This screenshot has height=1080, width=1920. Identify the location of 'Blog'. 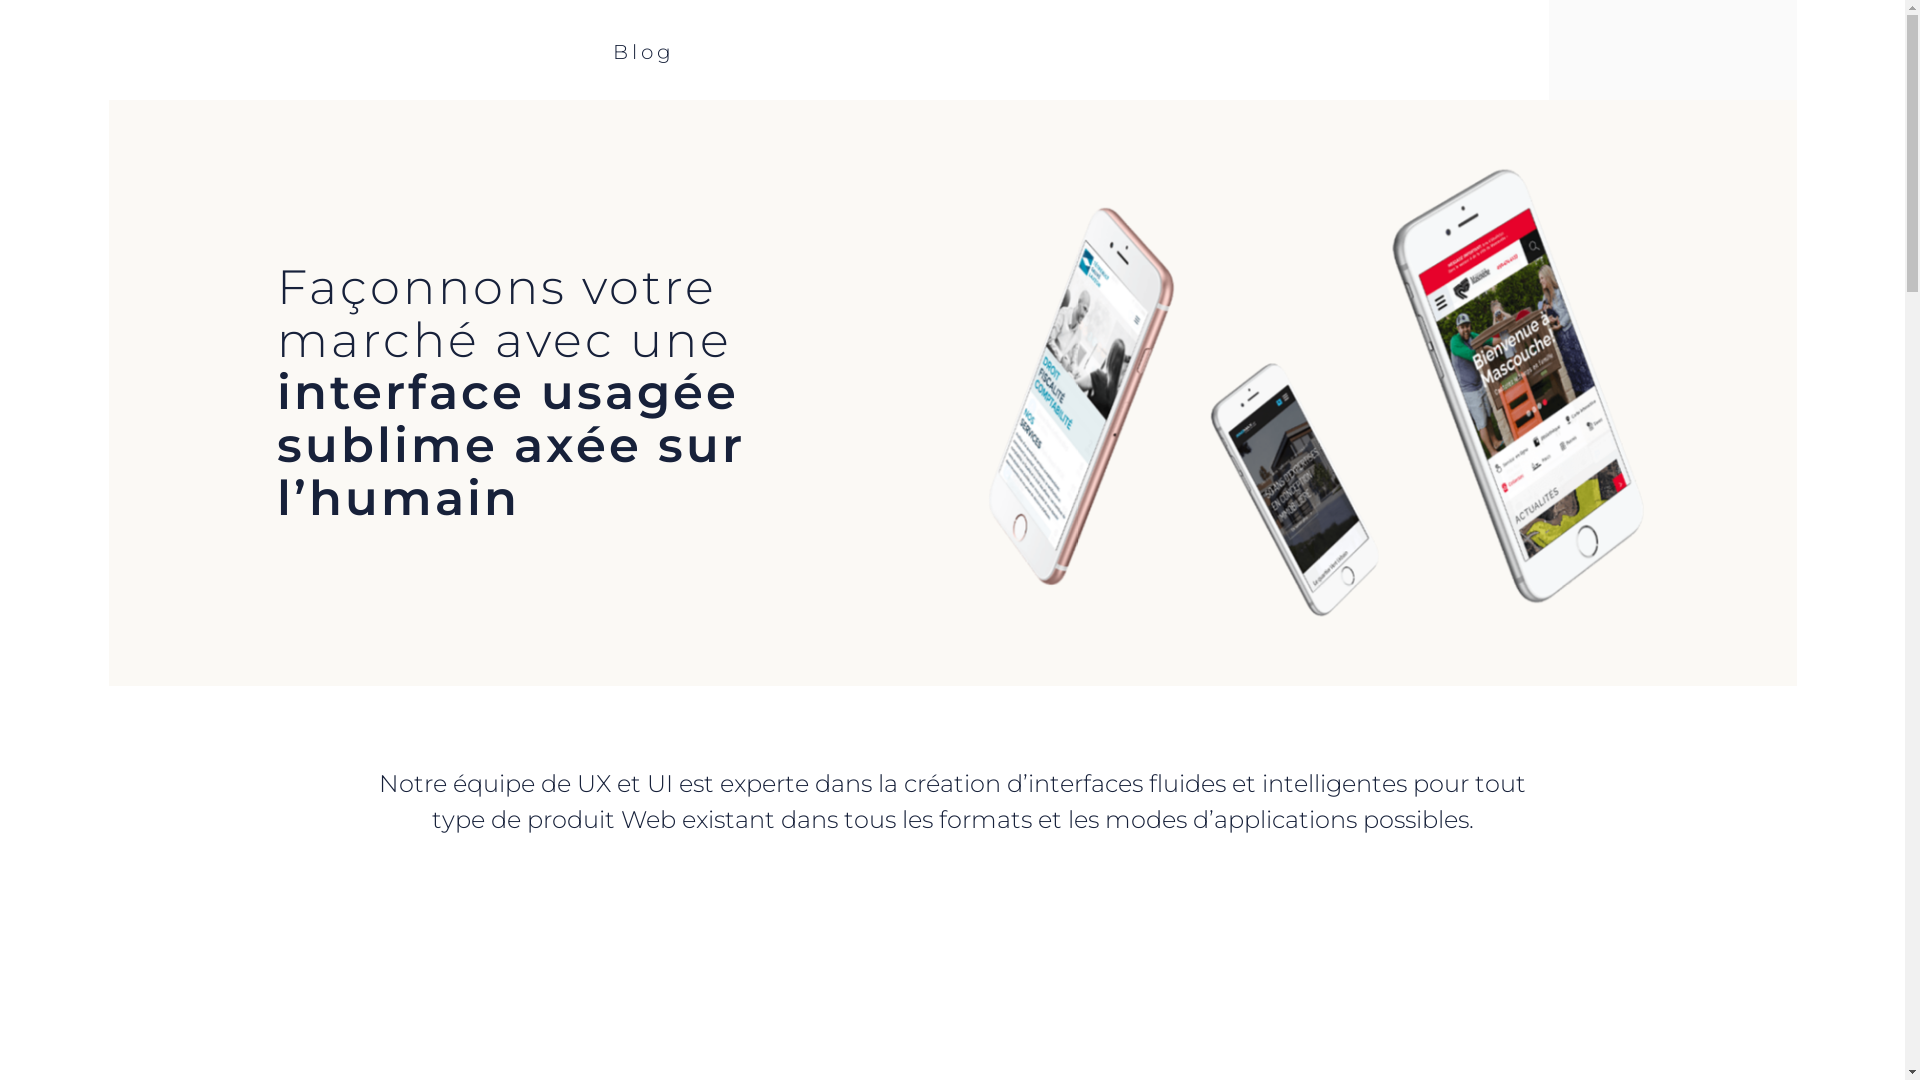
(643, 49).